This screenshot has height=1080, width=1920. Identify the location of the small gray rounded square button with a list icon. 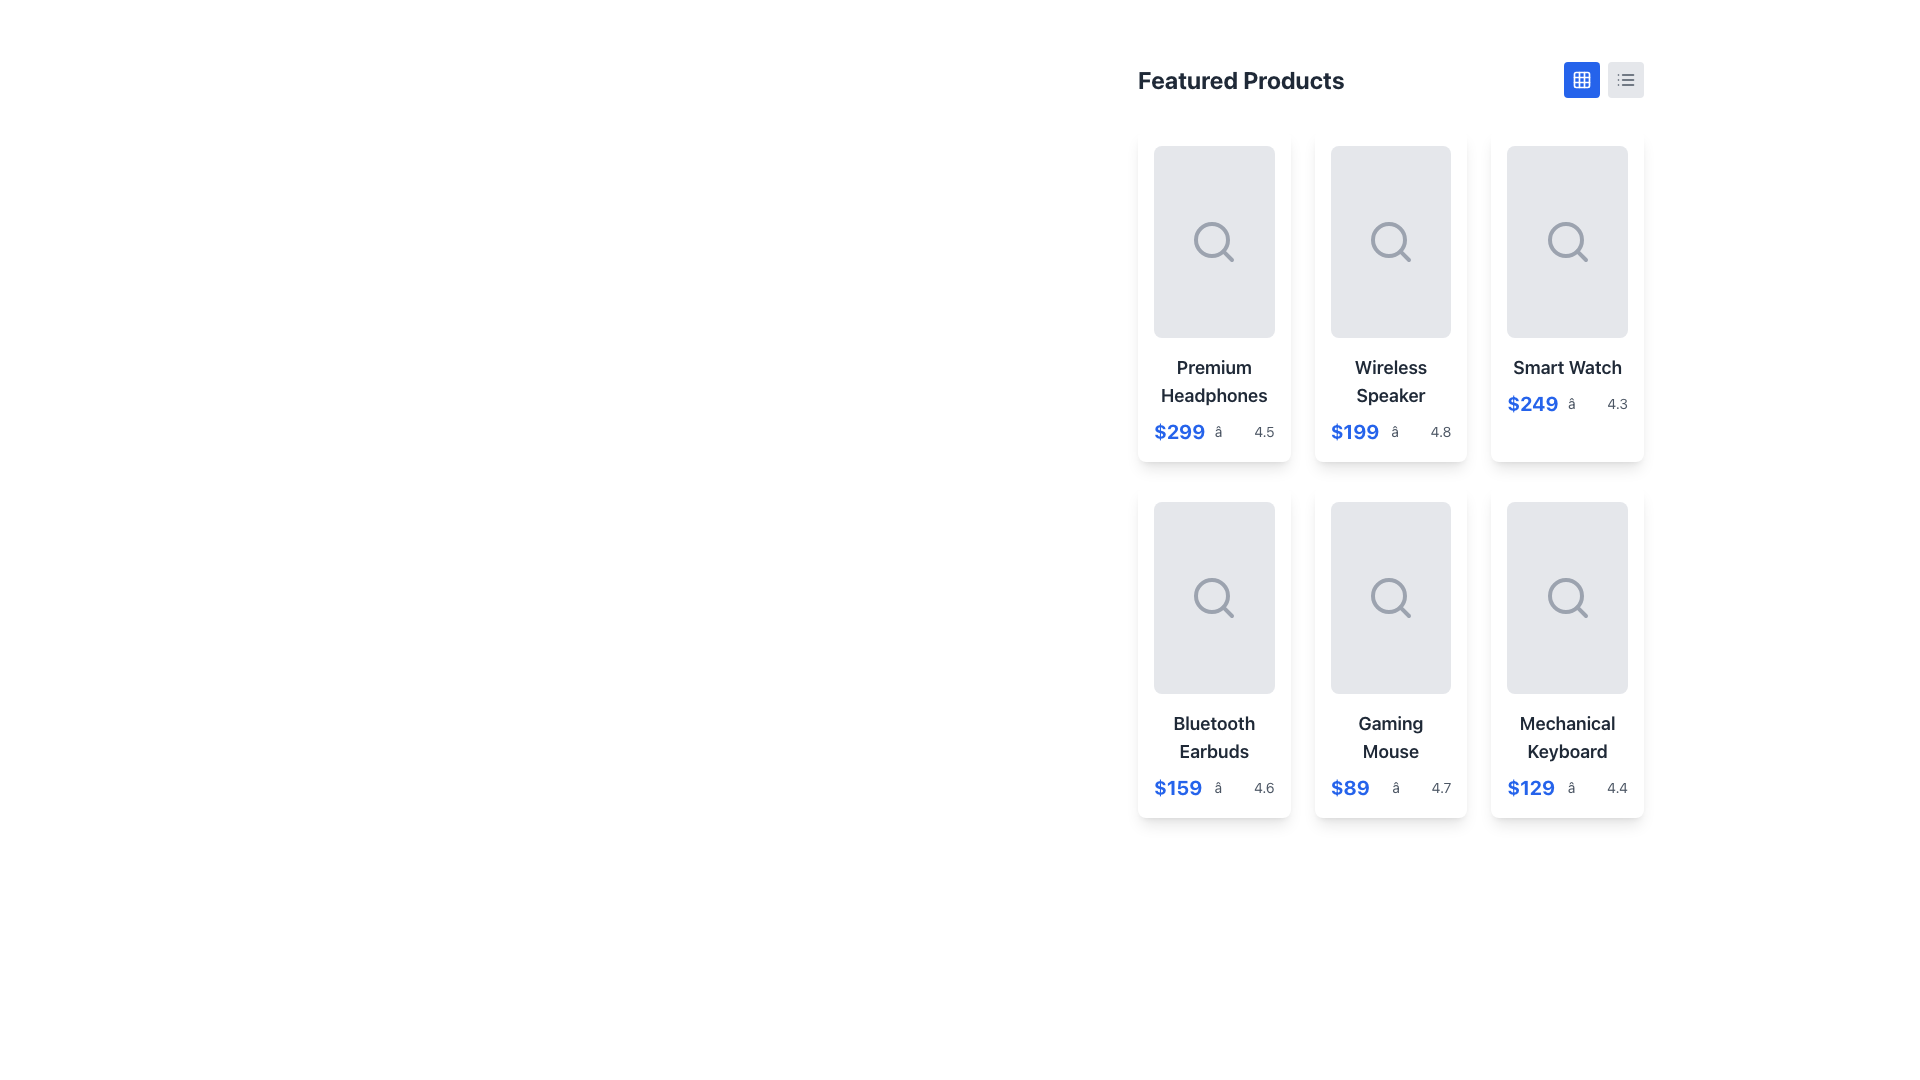
(1626, 79).